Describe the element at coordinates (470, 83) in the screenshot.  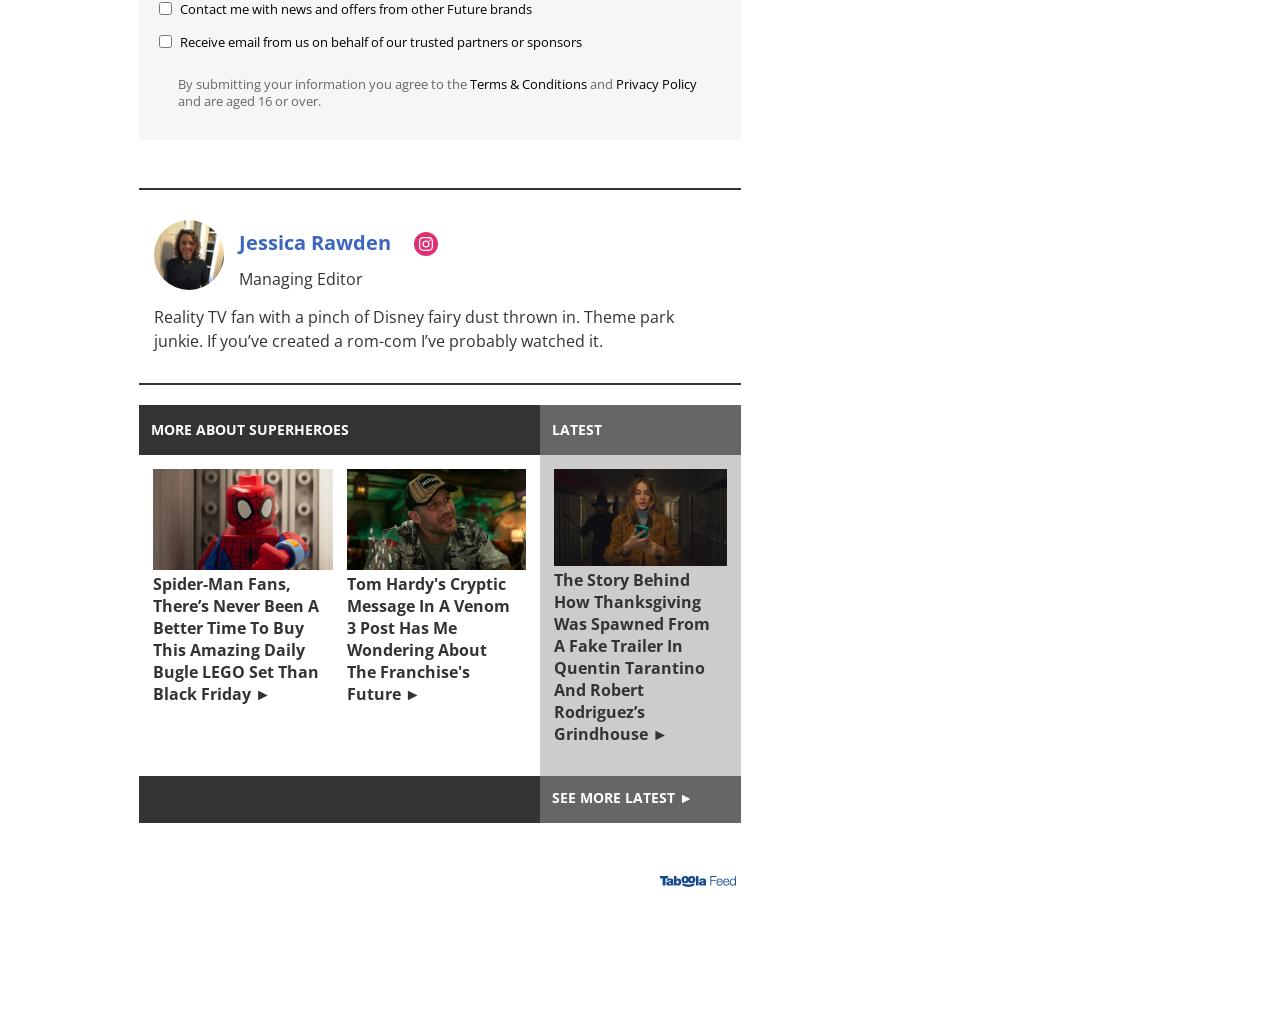
I see `'Terms & Conditions'` at that location.